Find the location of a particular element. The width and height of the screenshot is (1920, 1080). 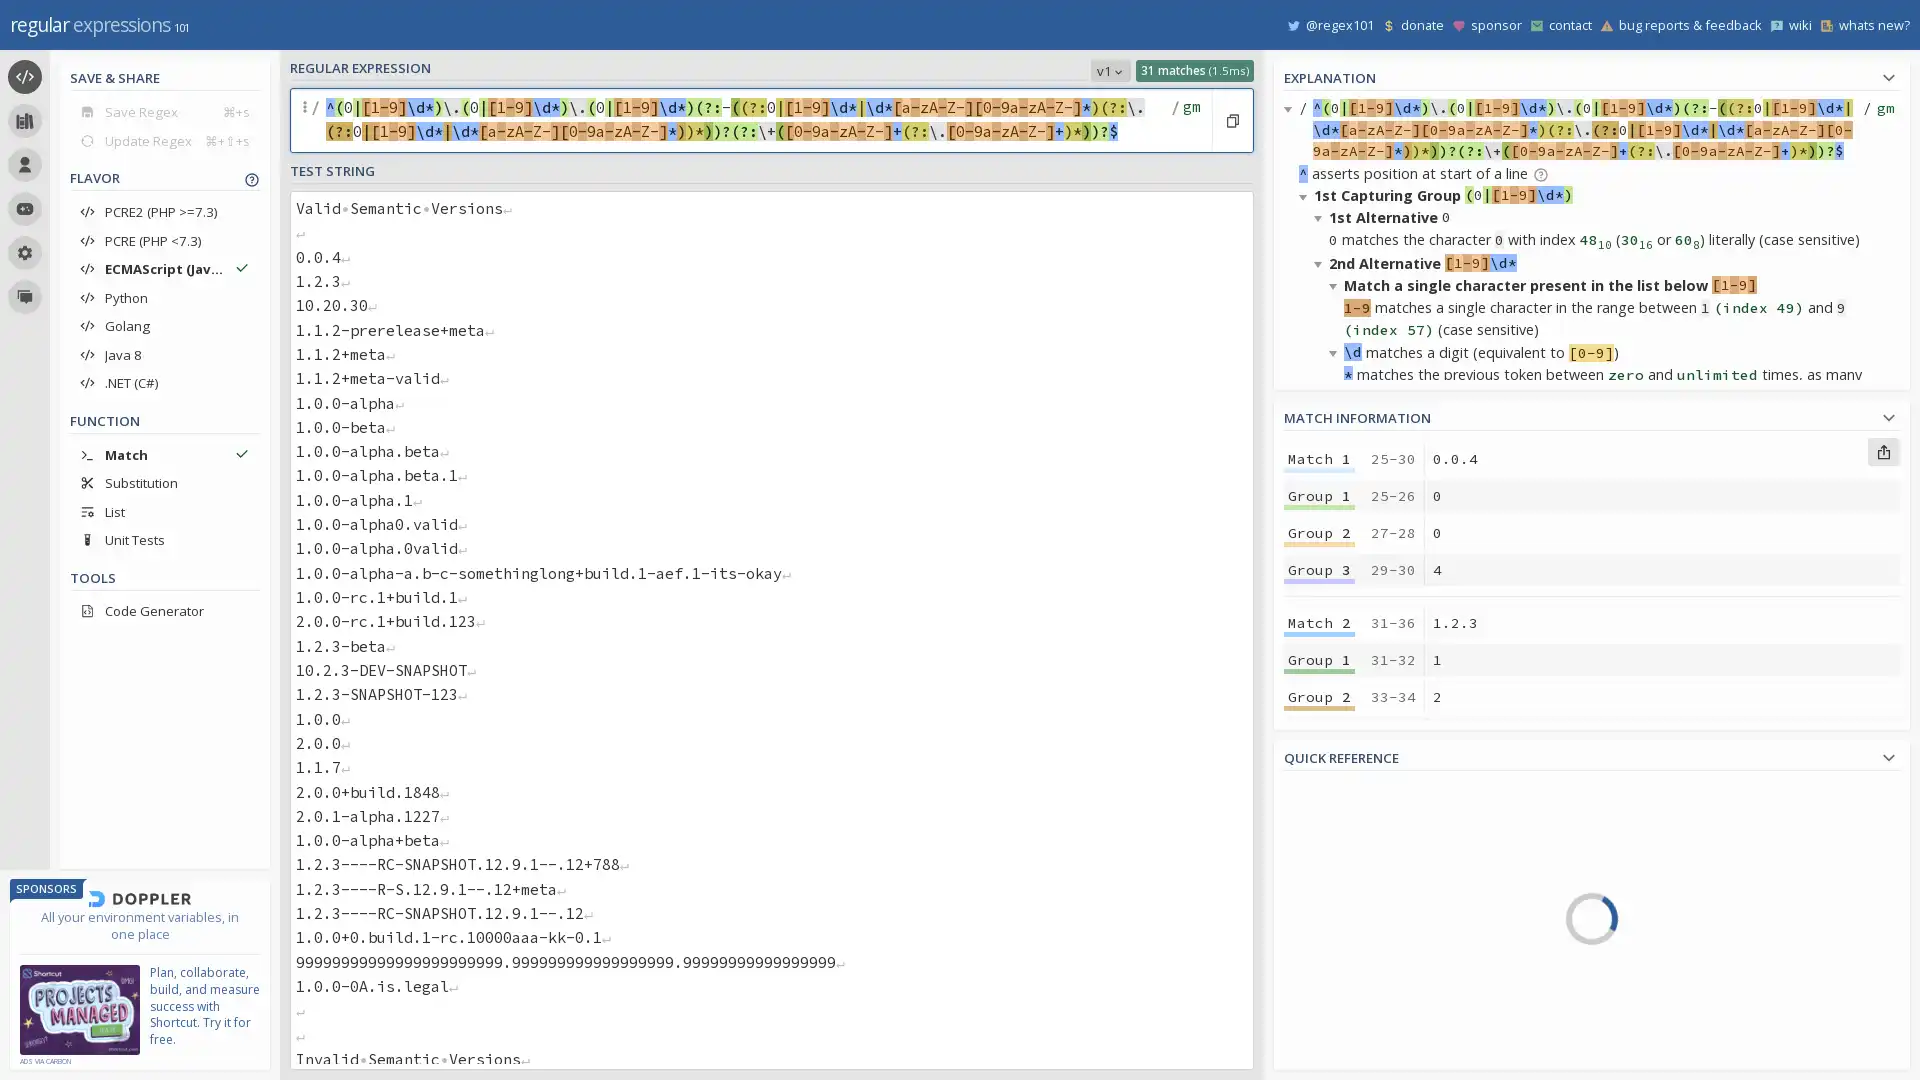

Collapse Subtree is located at coordinates (1306, 196).